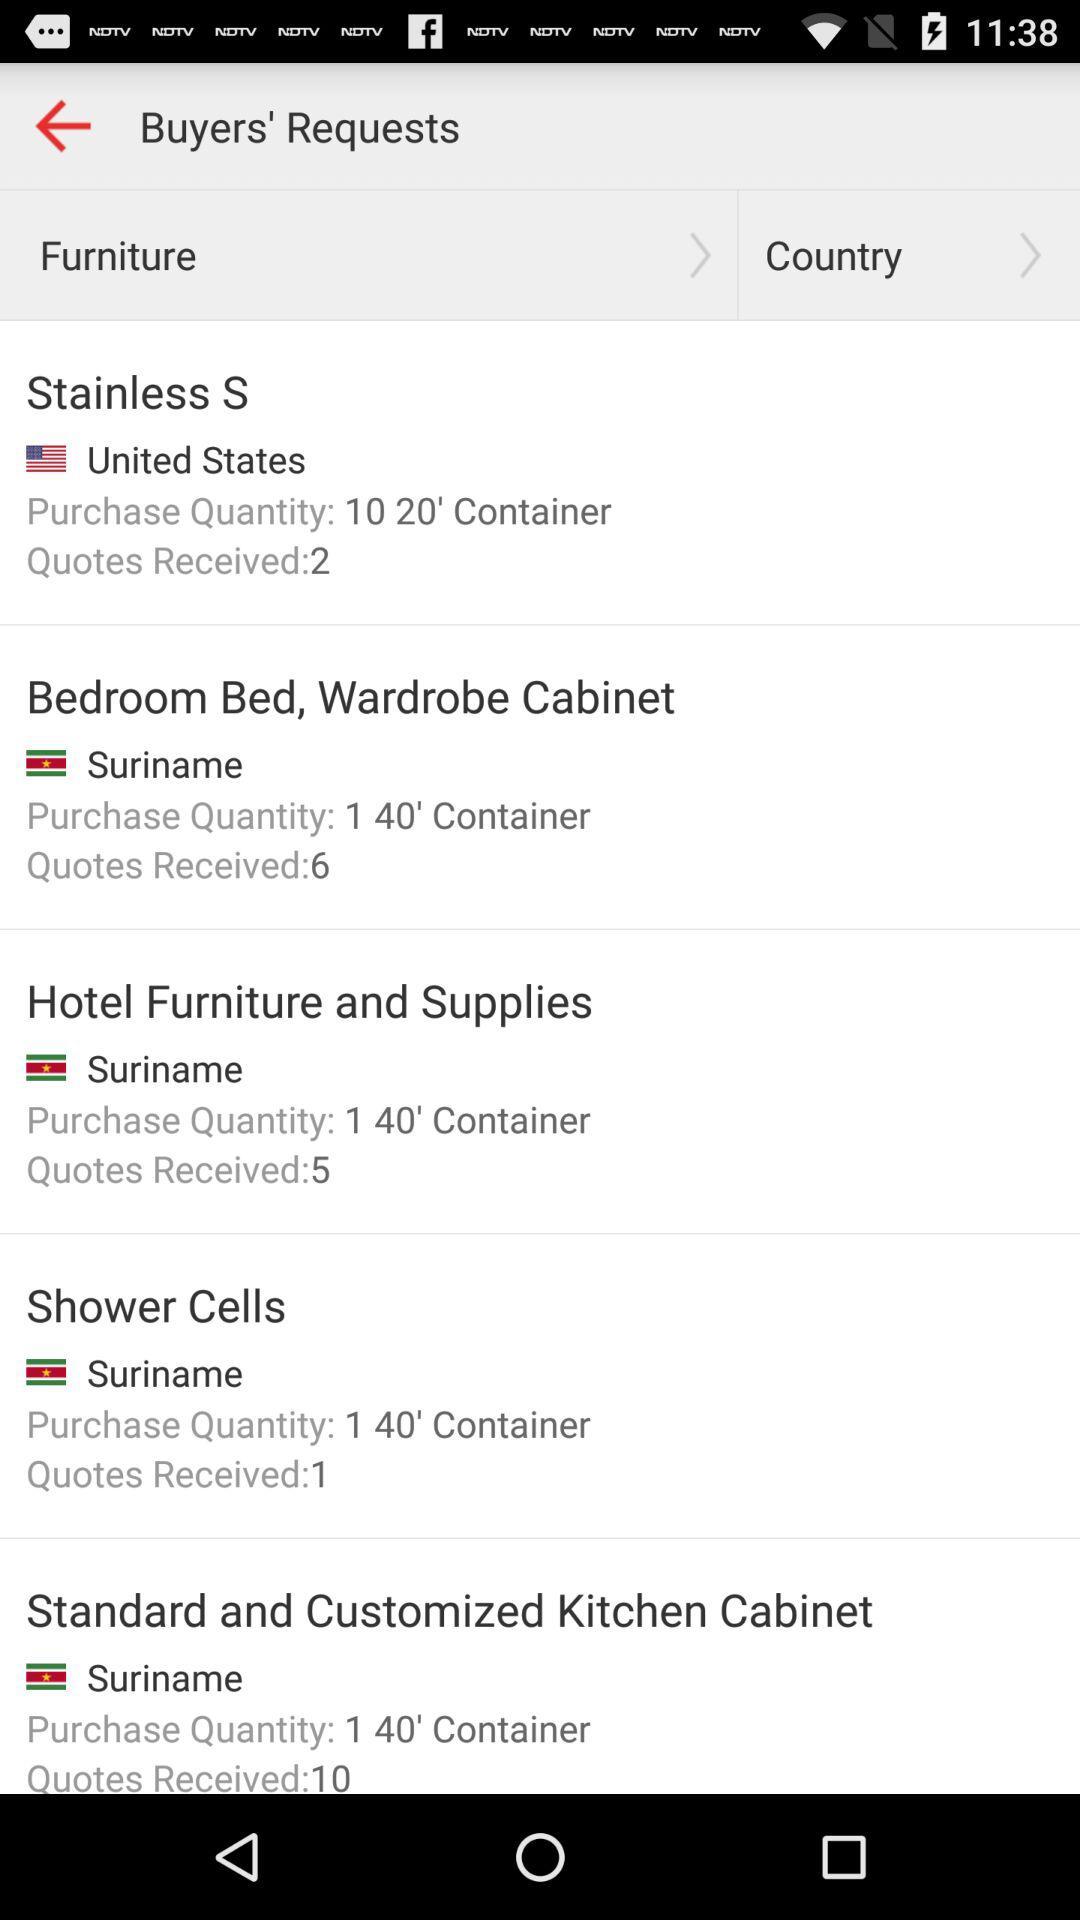 The height and width of the screenshot is (1920, 1080). Describe the element at coordinates (61, 124) in the screenshot. I see `go back` at that location.